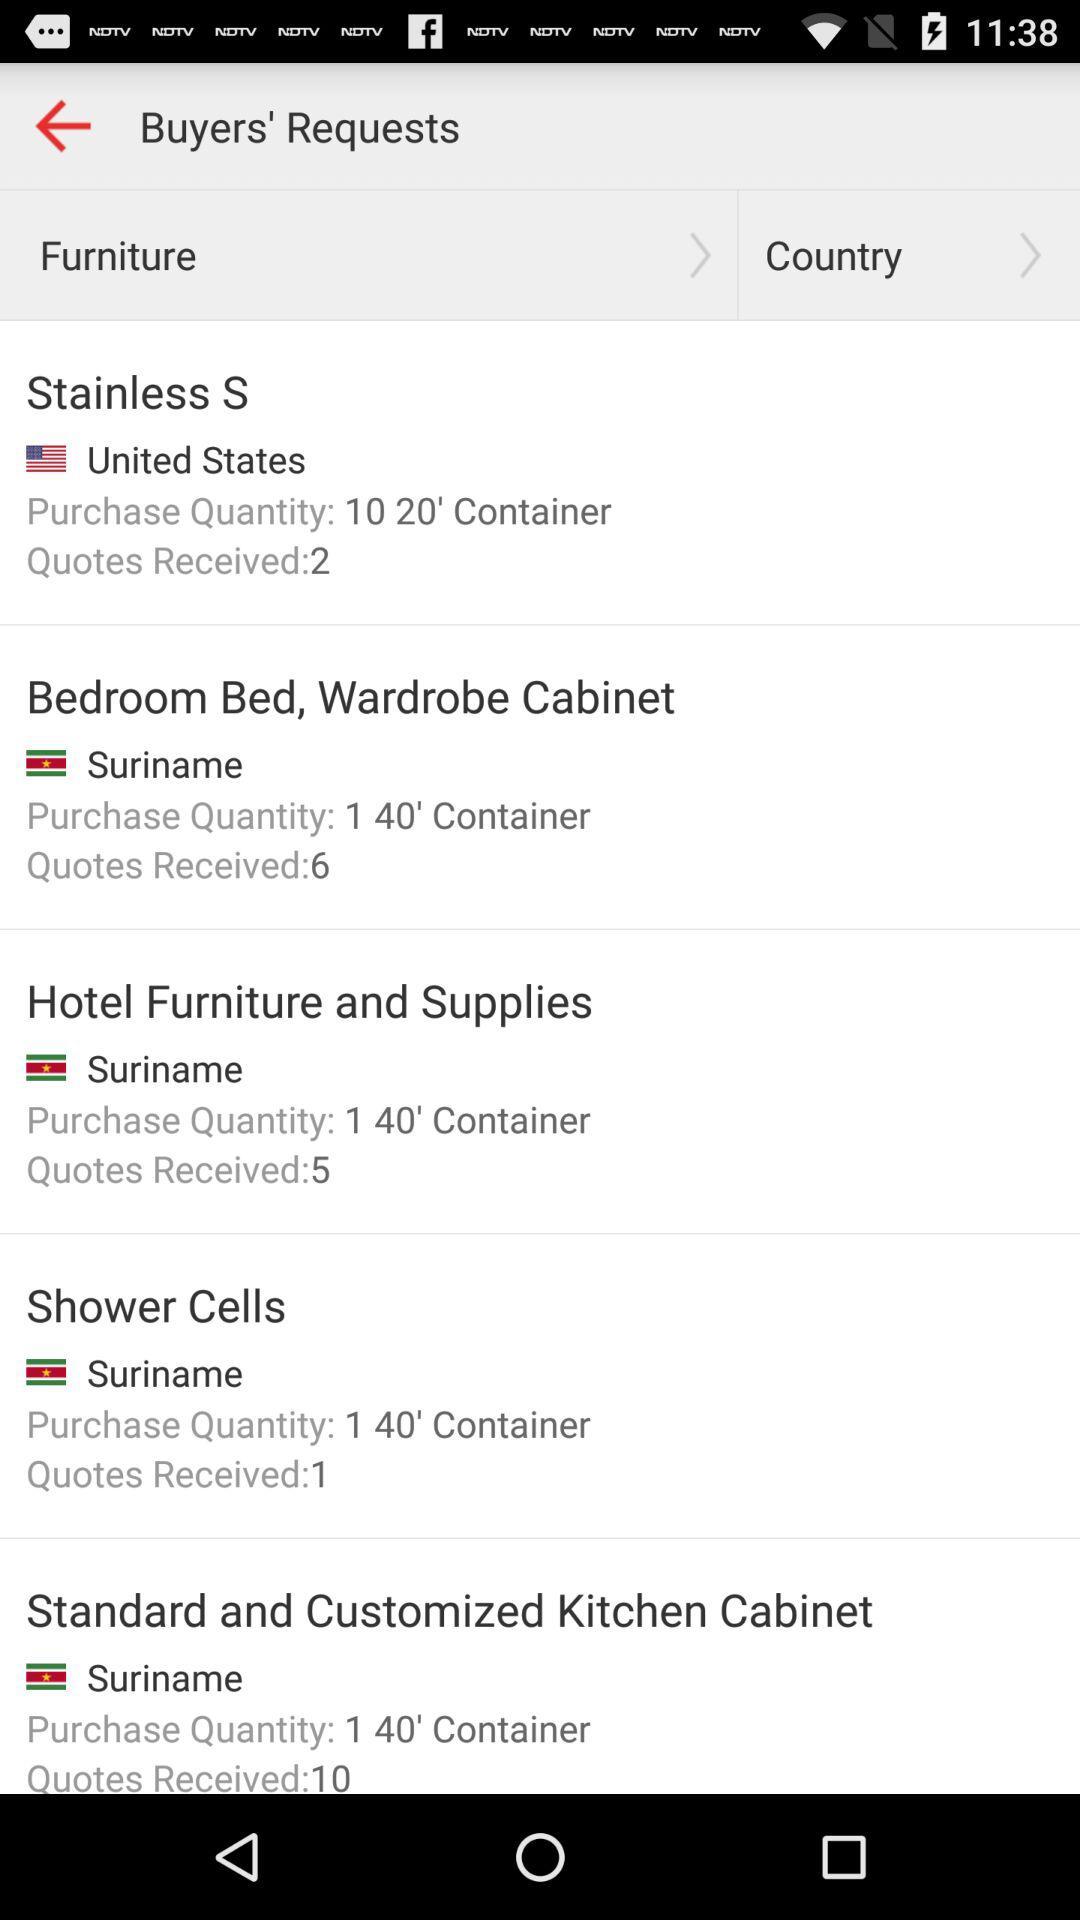 The height and width of the screenshot is (1920, 1080). Describe the element at coordinates (61, 124) in the screenshot. I see `go back` at that location.